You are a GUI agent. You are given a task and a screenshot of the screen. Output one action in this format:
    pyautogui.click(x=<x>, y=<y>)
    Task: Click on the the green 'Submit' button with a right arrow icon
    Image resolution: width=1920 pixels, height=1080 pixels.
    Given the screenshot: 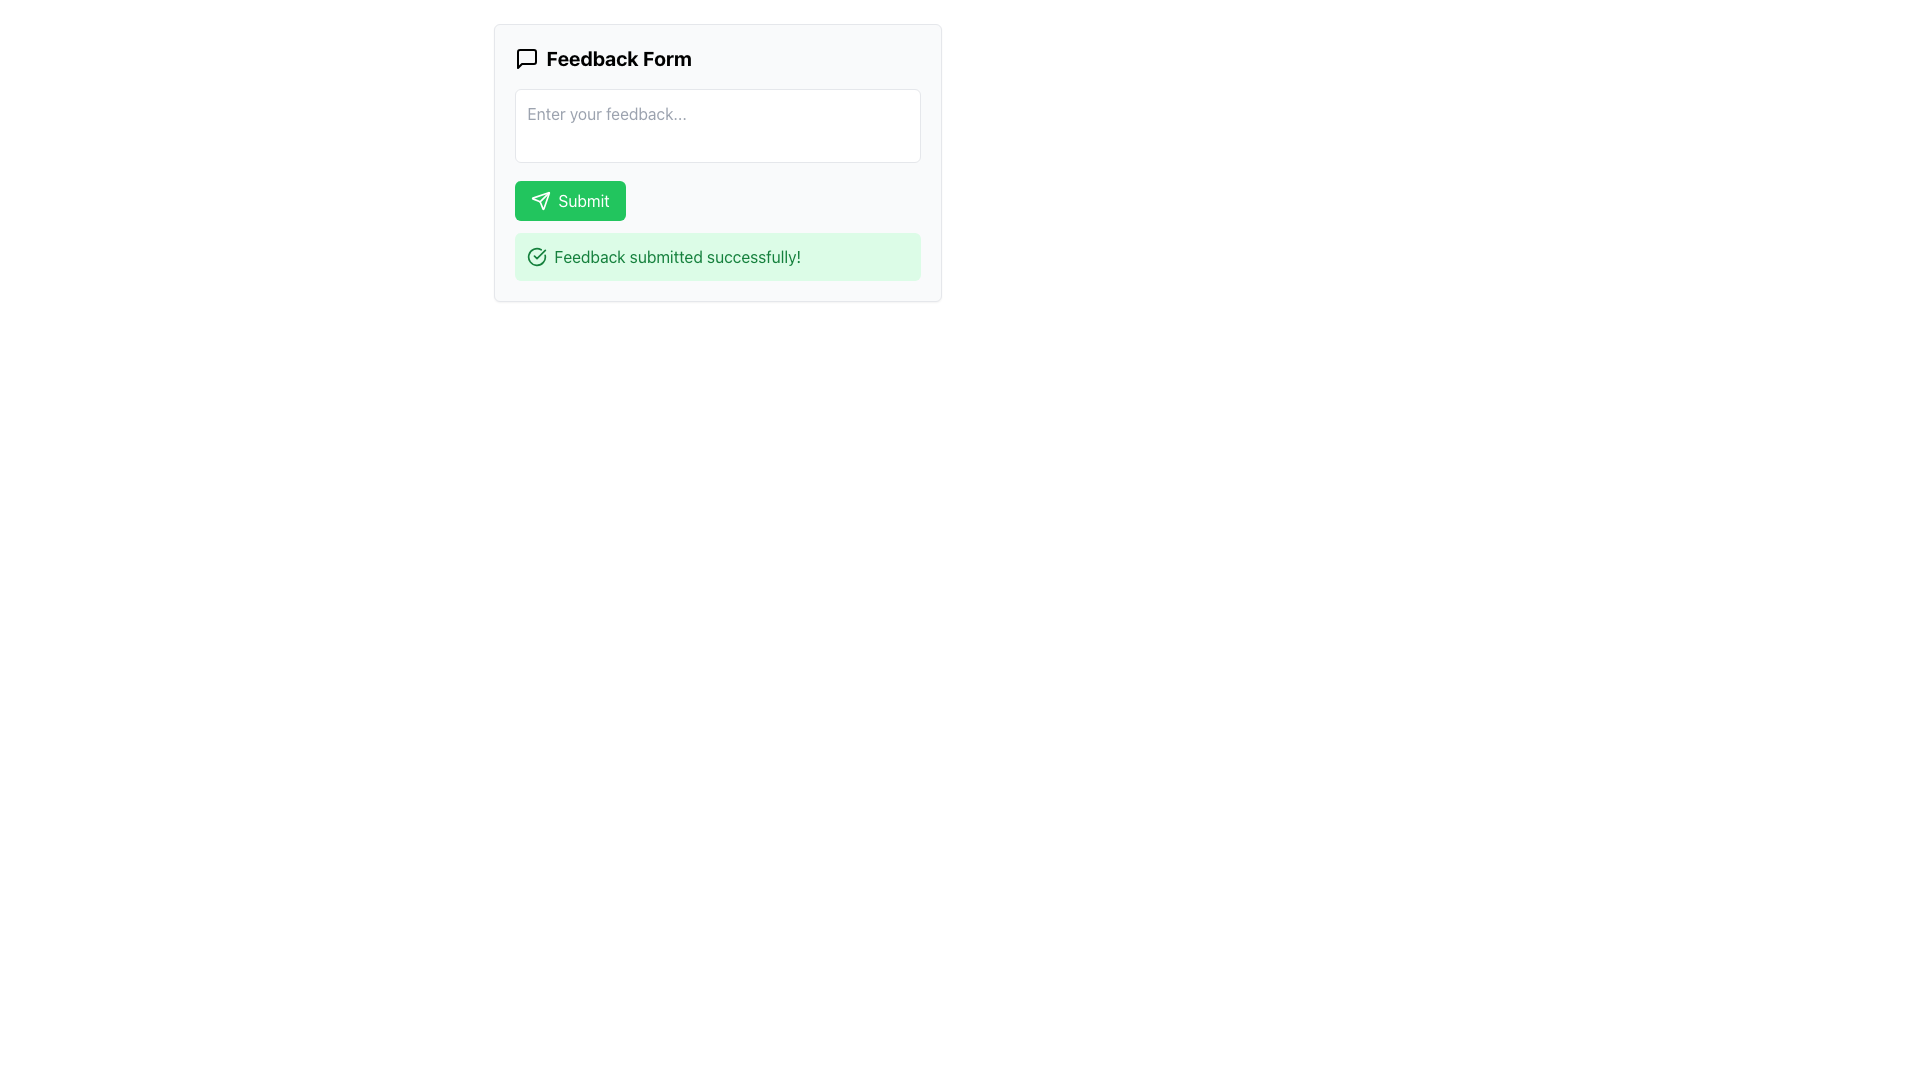 What is the action you would take?
    pyautogui.click(x=569, y=200)
    